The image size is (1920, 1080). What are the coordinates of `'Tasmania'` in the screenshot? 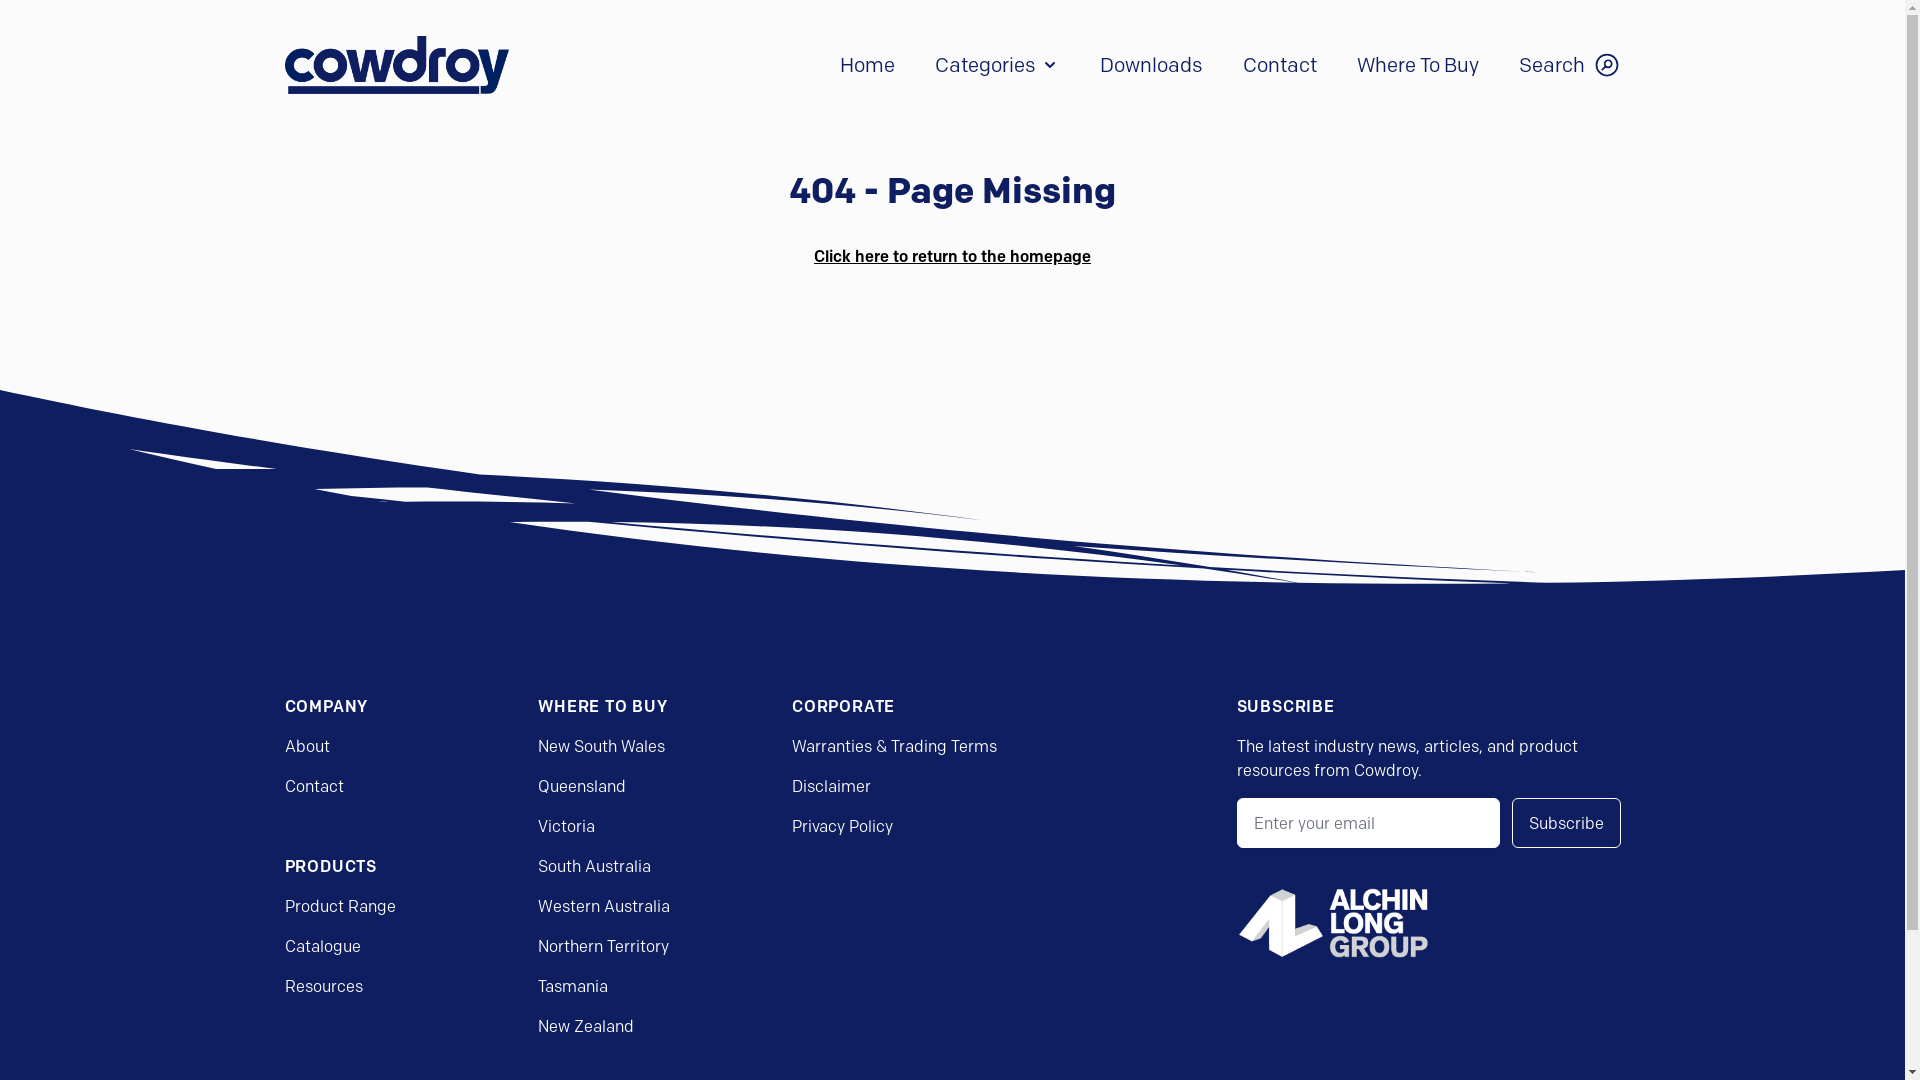 It's located at (571, 985).